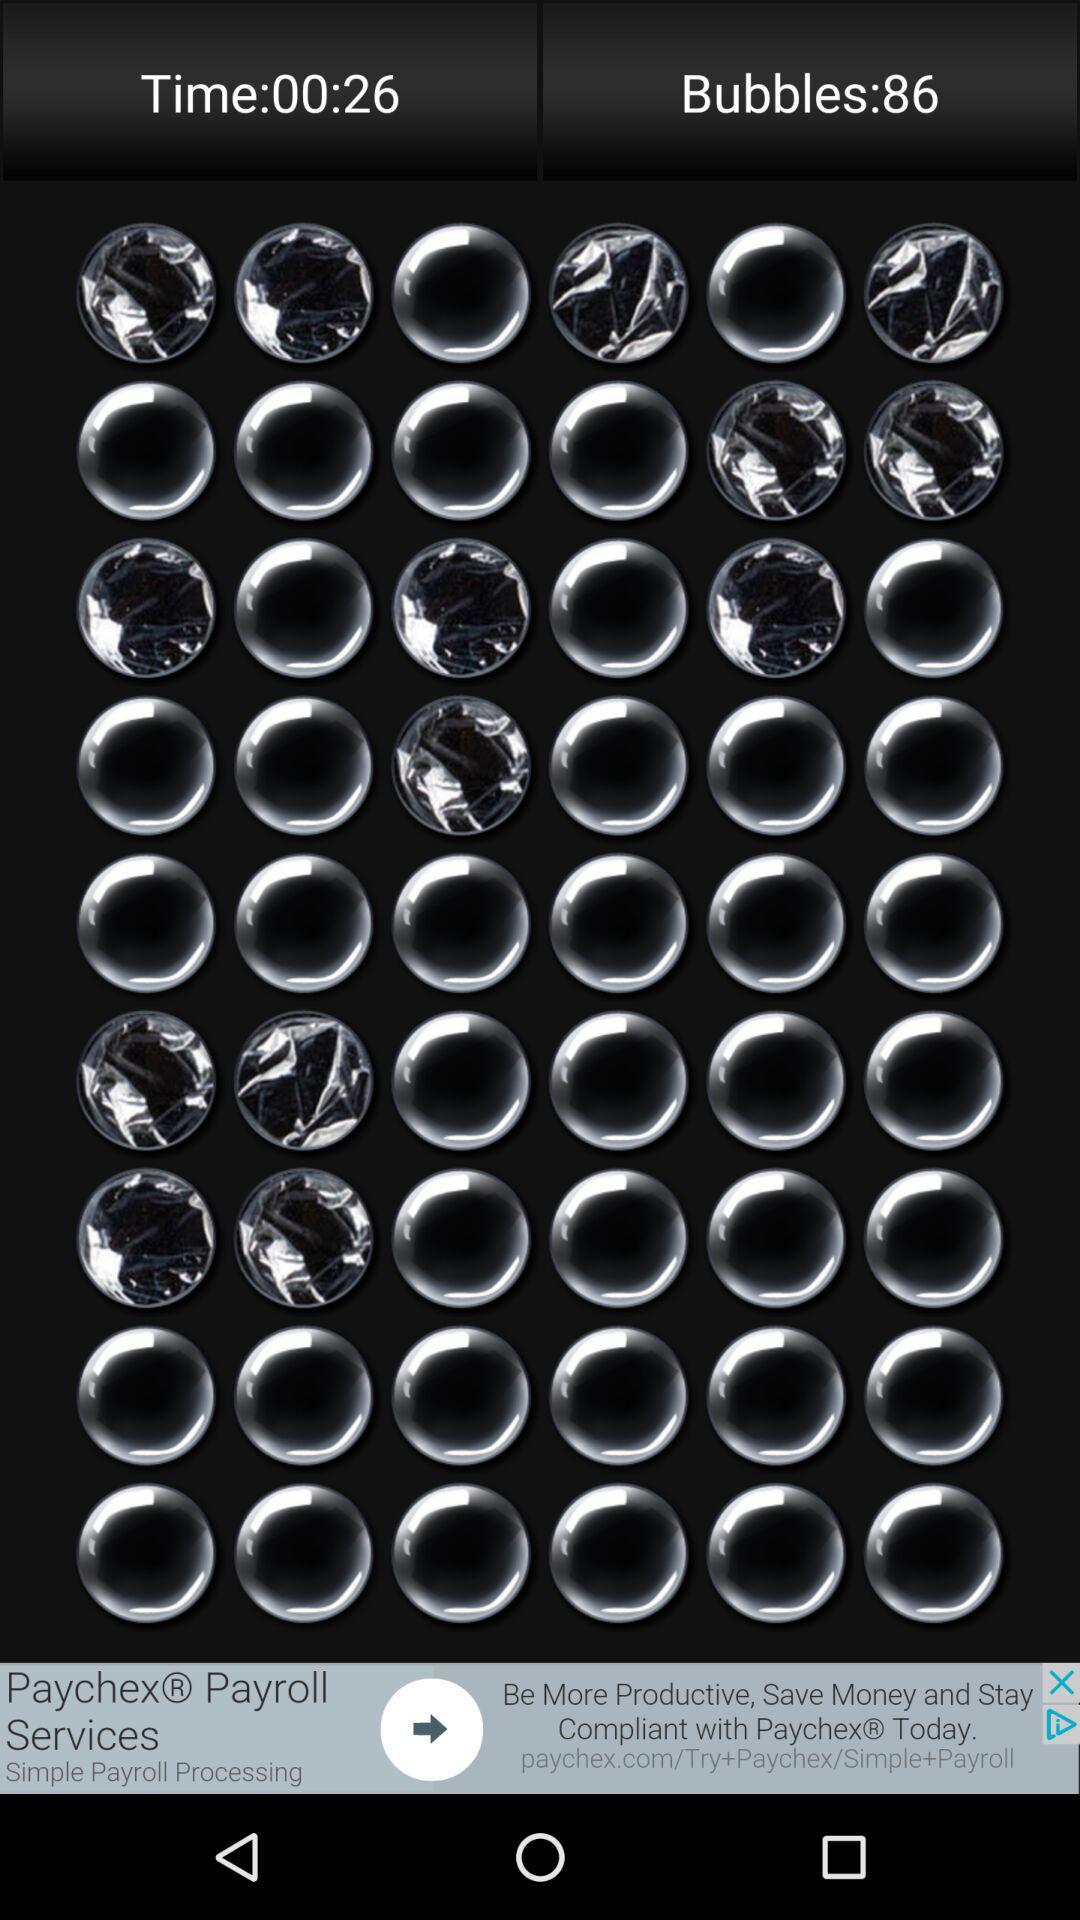  Describe the element at coordinates (775, 764) in the screenshot. I see `option` at that location.